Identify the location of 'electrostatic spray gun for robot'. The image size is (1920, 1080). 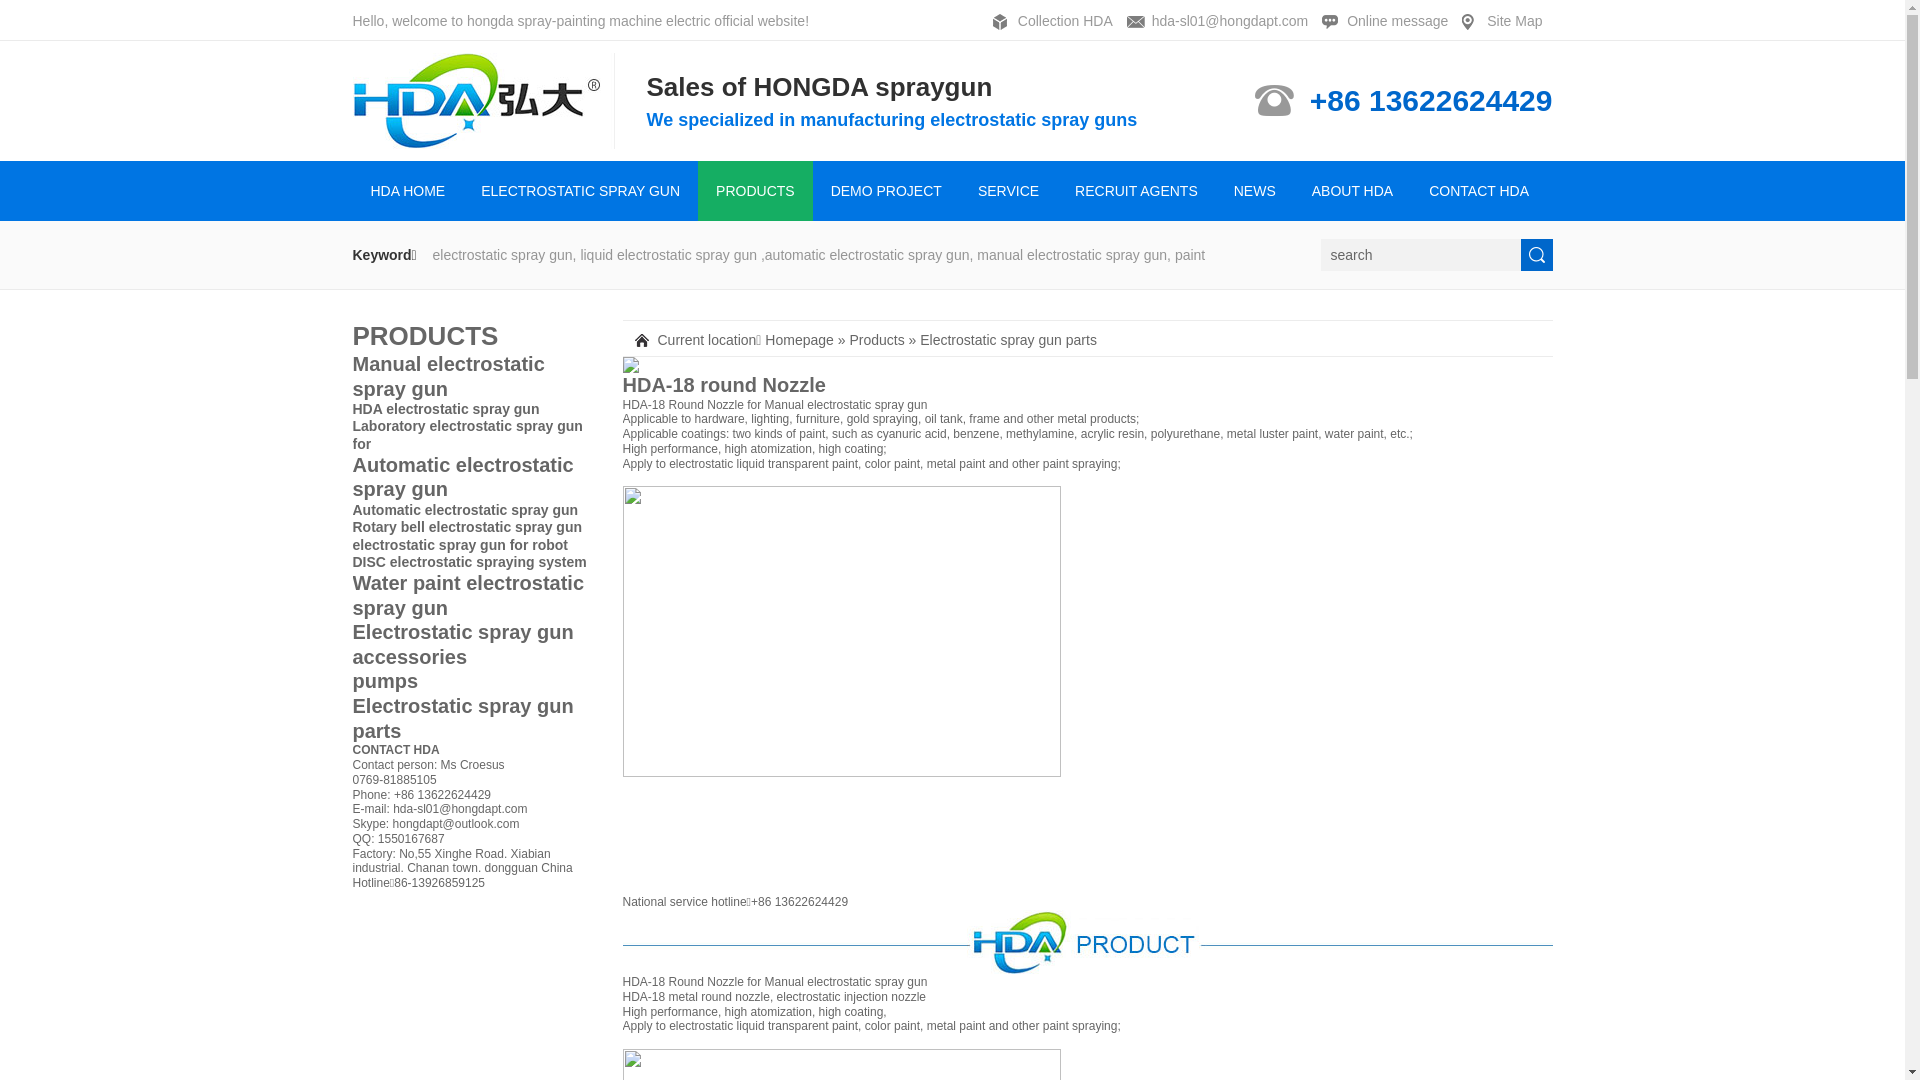
(458, 544).